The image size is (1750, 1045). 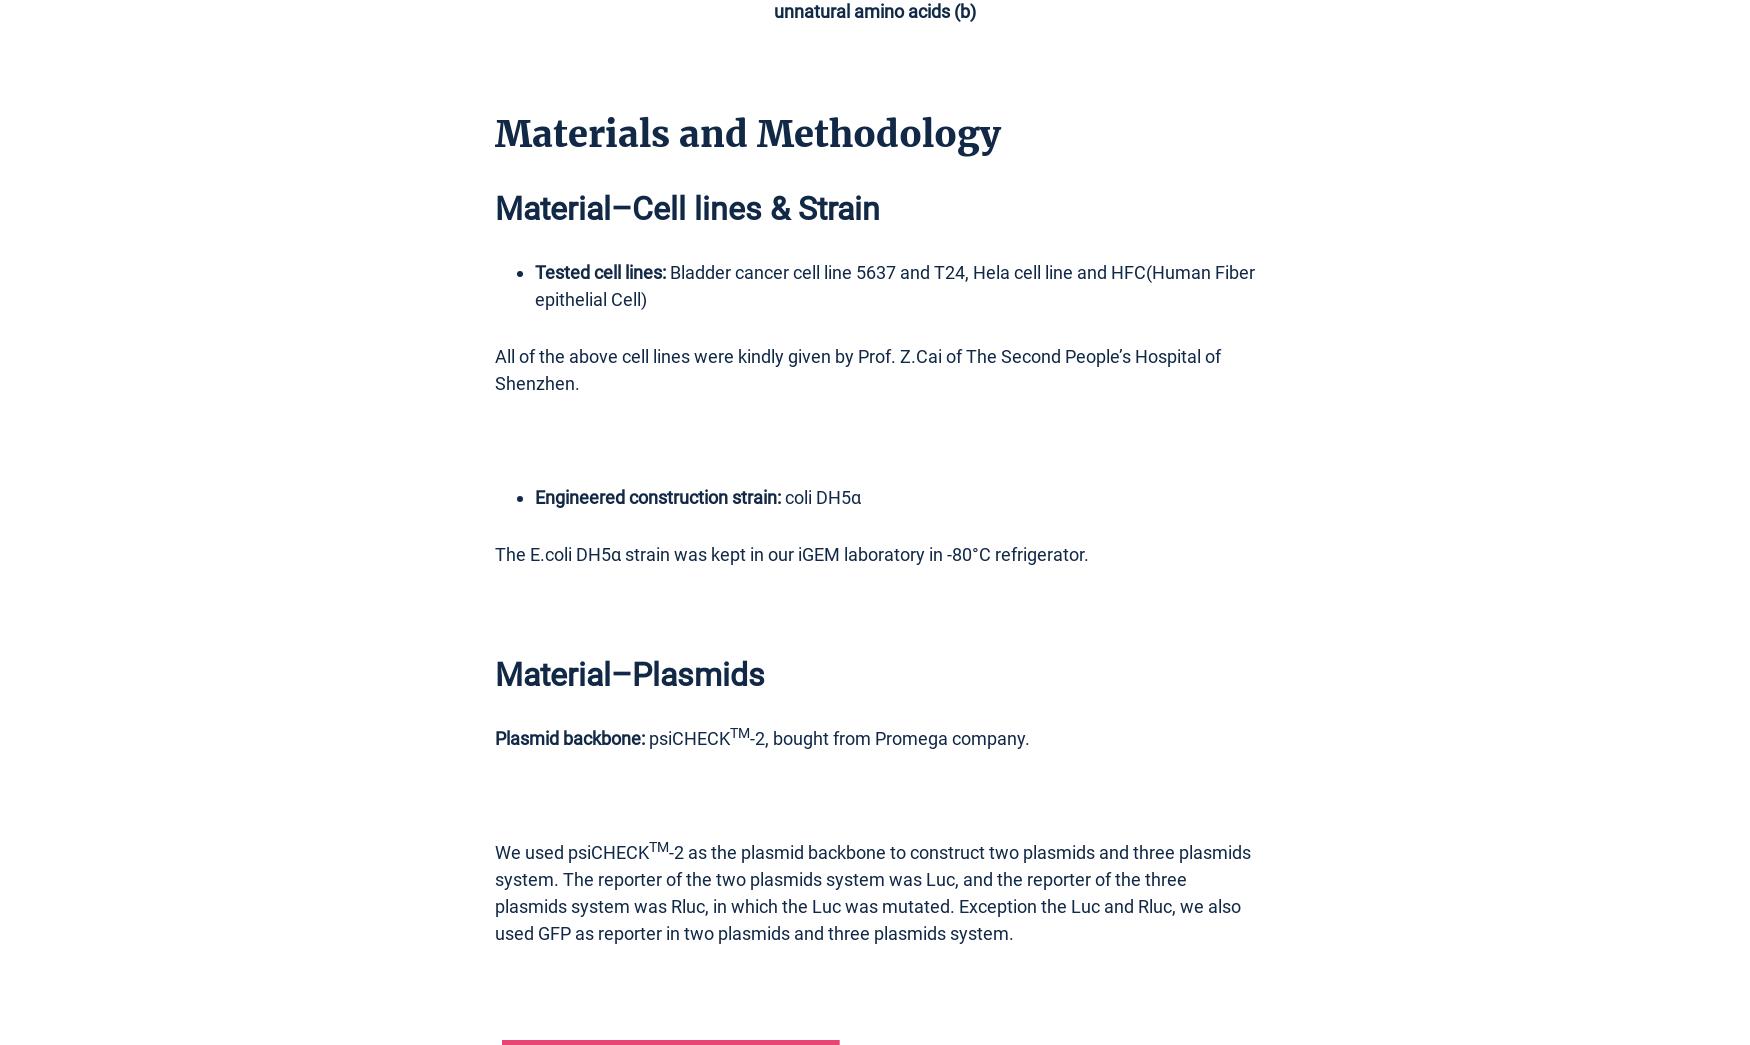 I want to click on 'coli DH5α', so click(x=823, y=495).